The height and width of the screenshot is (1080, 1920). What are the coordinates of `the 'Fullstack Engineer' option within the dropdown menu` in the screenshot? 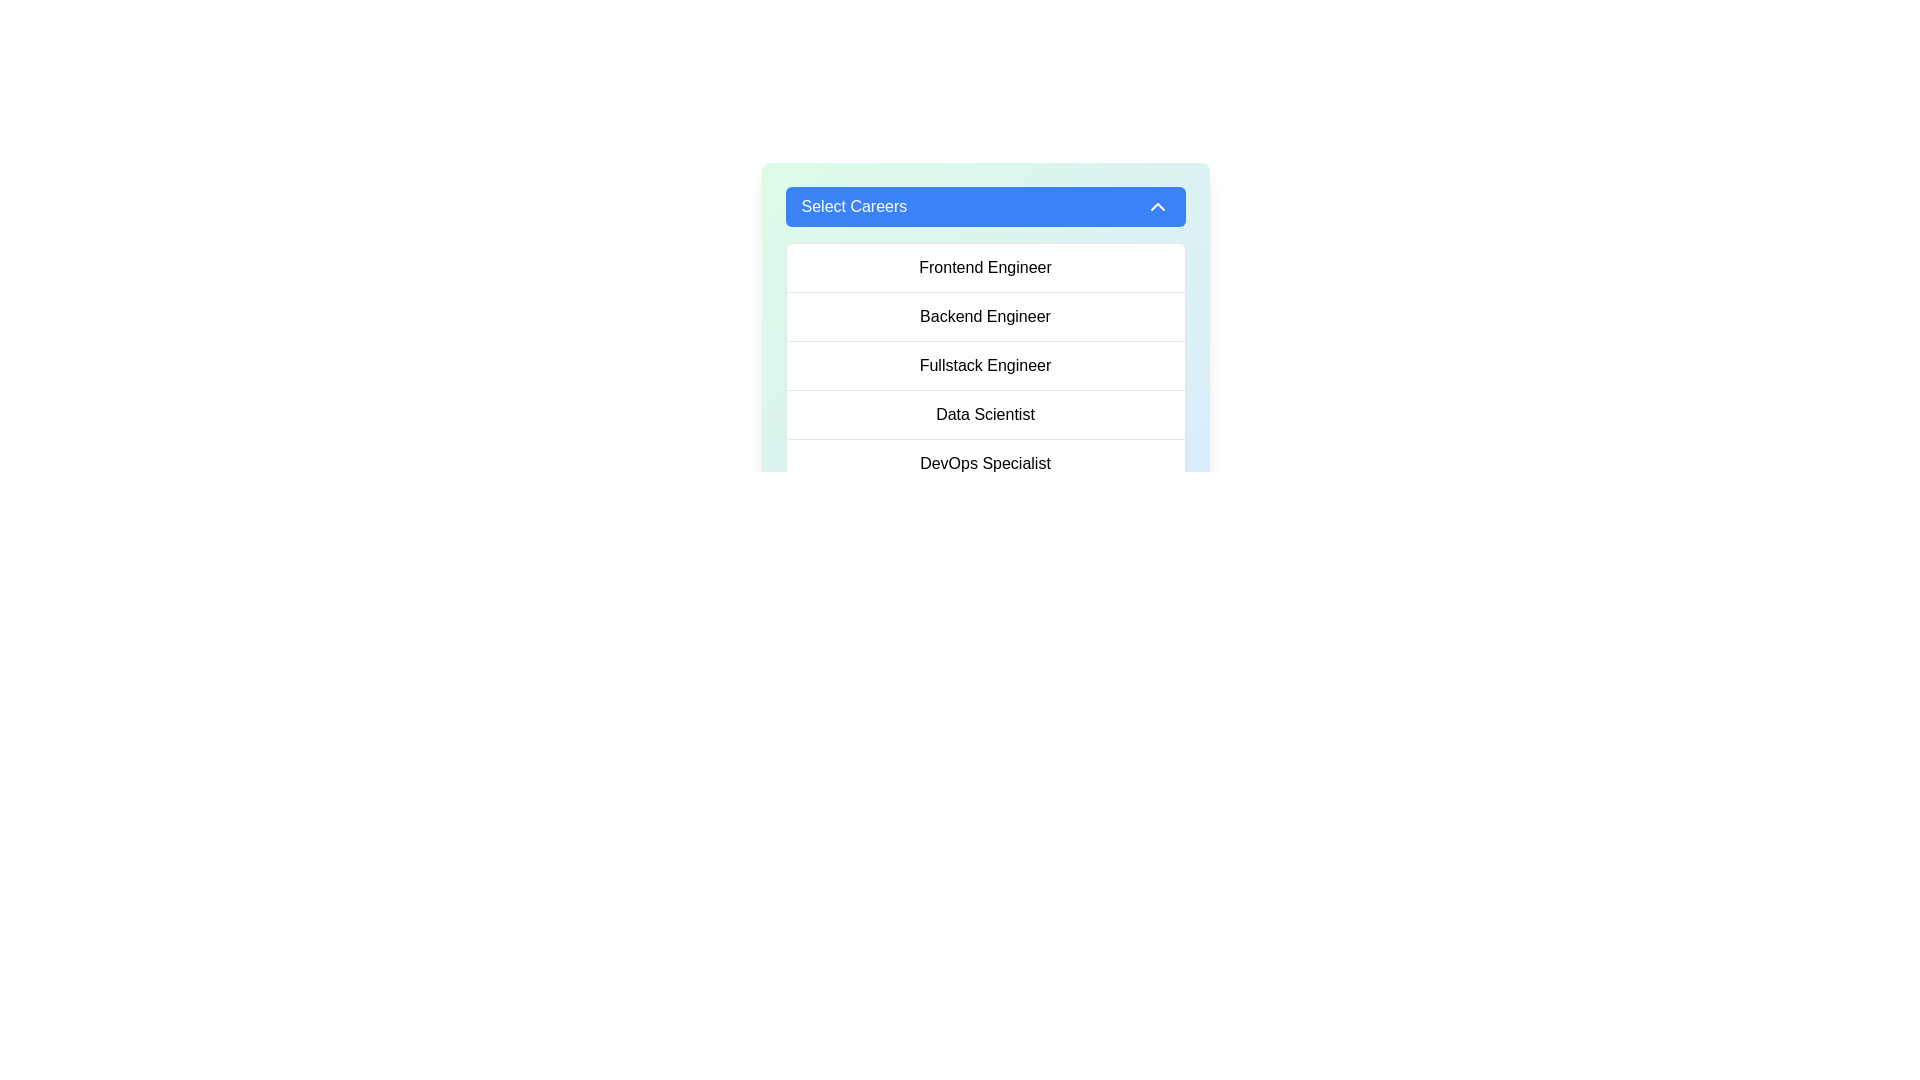 It's located at (985, 362).